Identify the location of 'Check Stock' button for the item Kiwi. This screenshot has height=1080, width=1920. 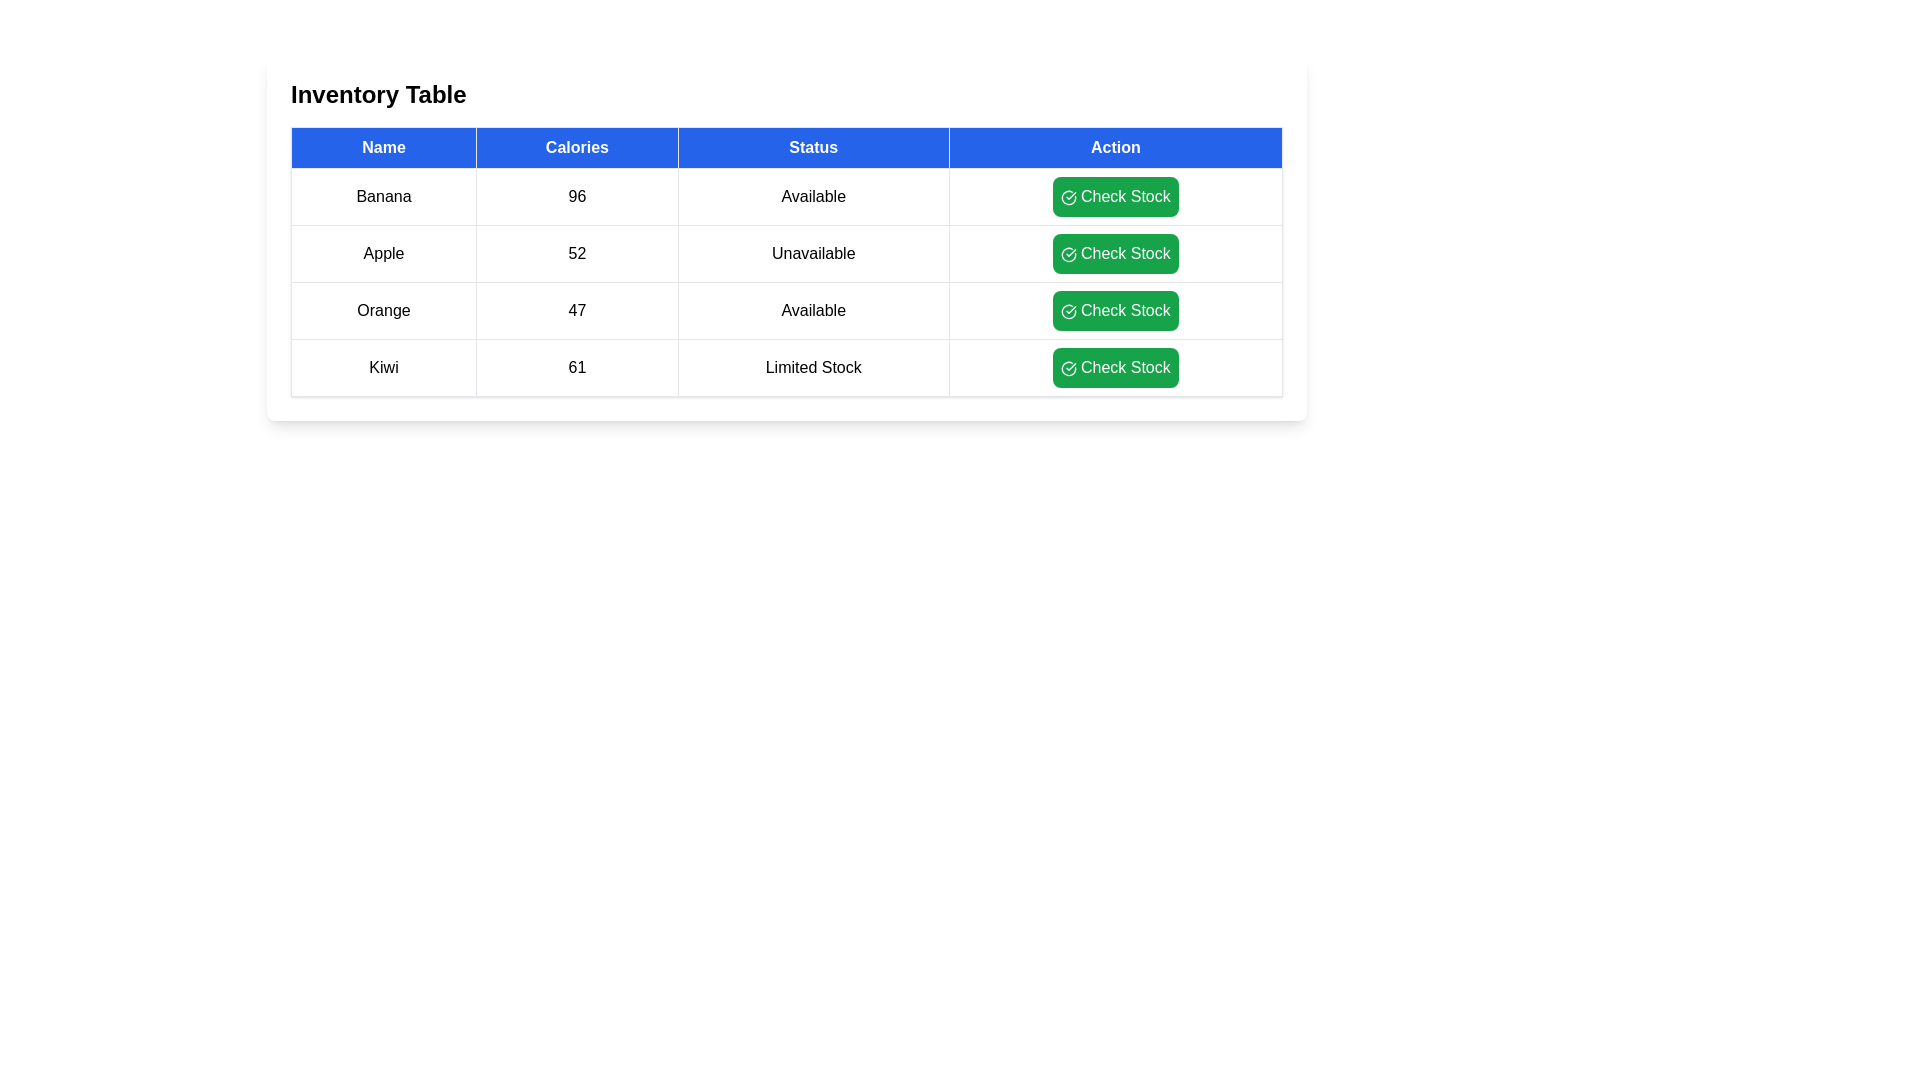
(1114, 367).